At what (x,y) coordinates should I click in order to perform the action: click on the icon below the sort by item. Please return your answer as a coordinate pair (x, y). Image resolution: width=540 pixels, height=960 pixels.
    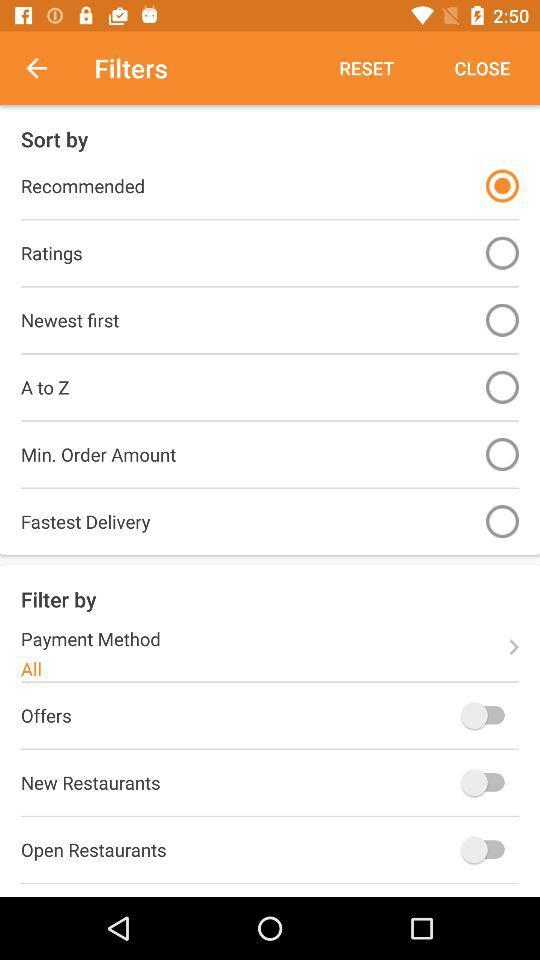
    Looking at the image, I should click on (501, 186).